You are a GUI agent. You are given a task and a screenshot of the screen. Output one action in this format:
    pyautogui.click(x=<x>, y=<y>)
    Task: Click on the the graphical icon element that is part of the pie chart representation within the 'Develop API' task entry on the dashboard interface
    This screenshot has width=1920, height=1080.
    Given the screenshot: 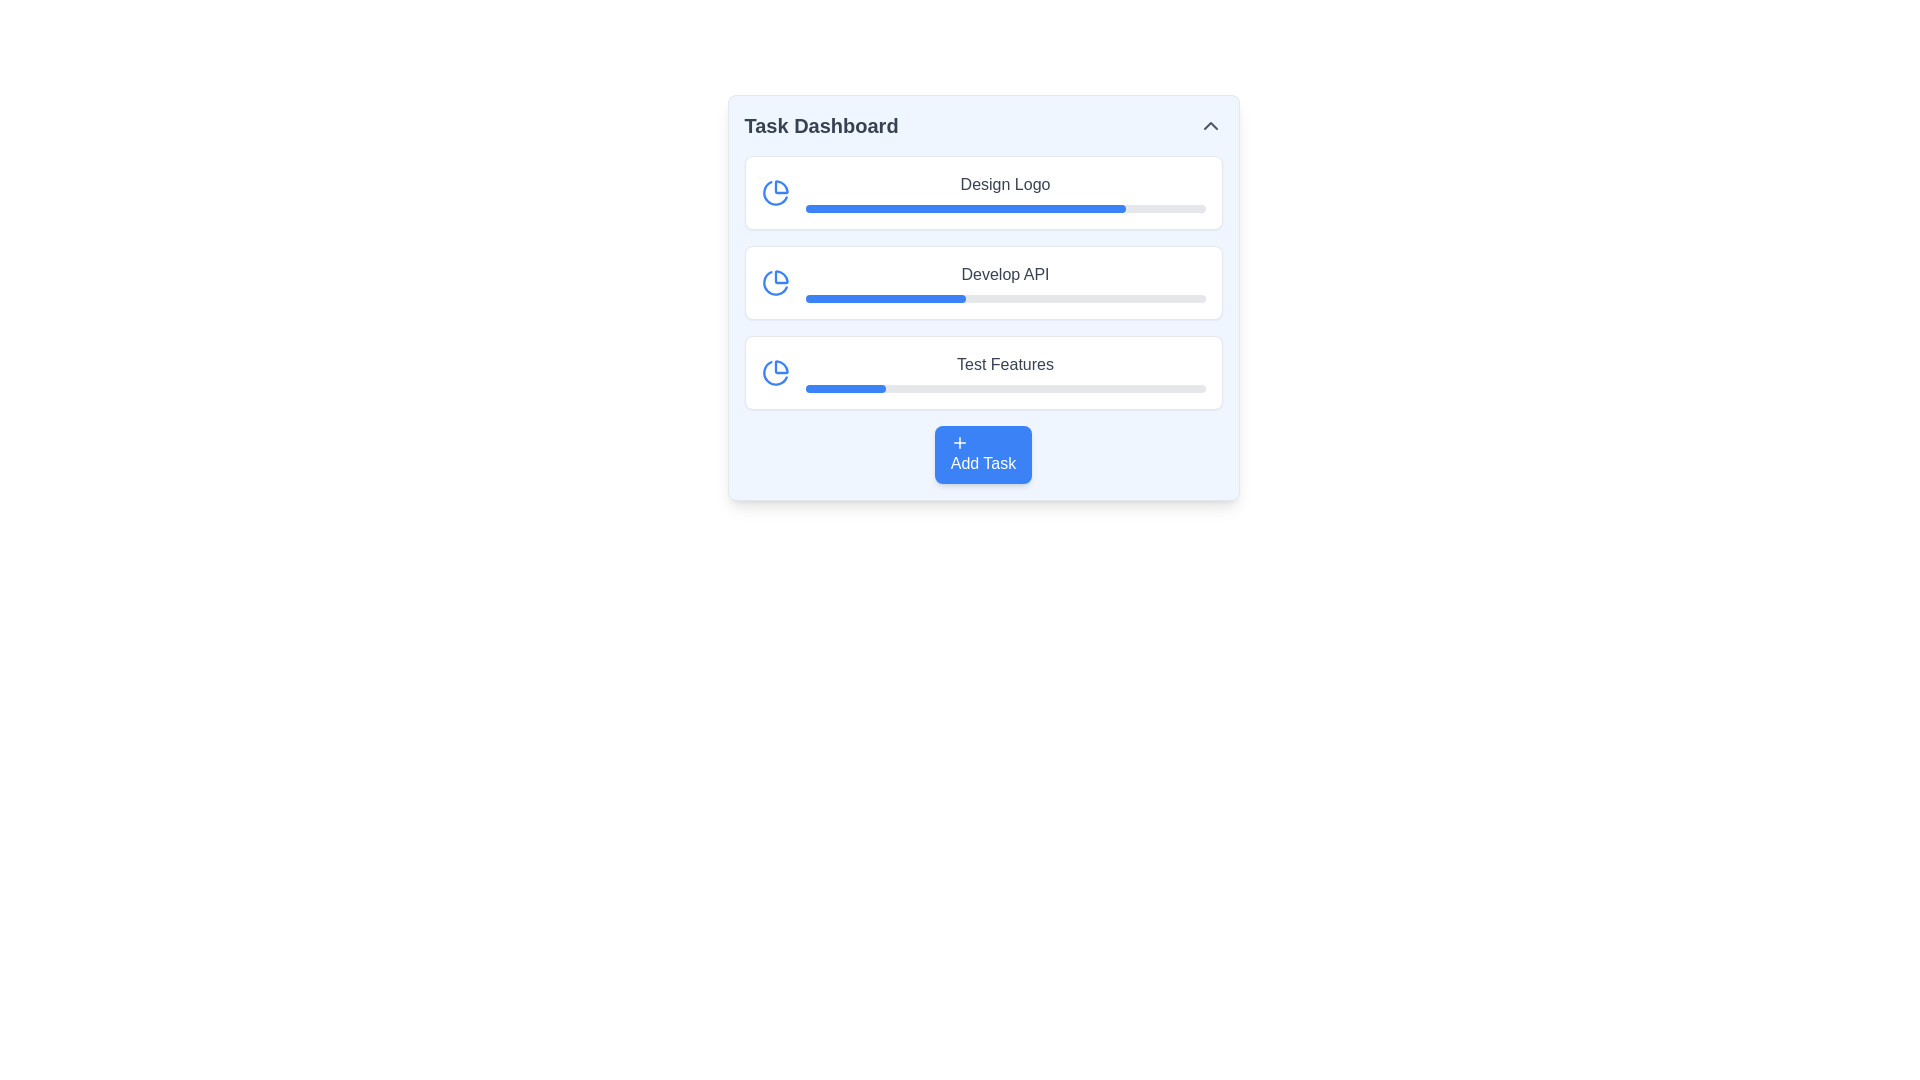 What is the action you would take?
    pyautogui.click(x=780, y=277)
    